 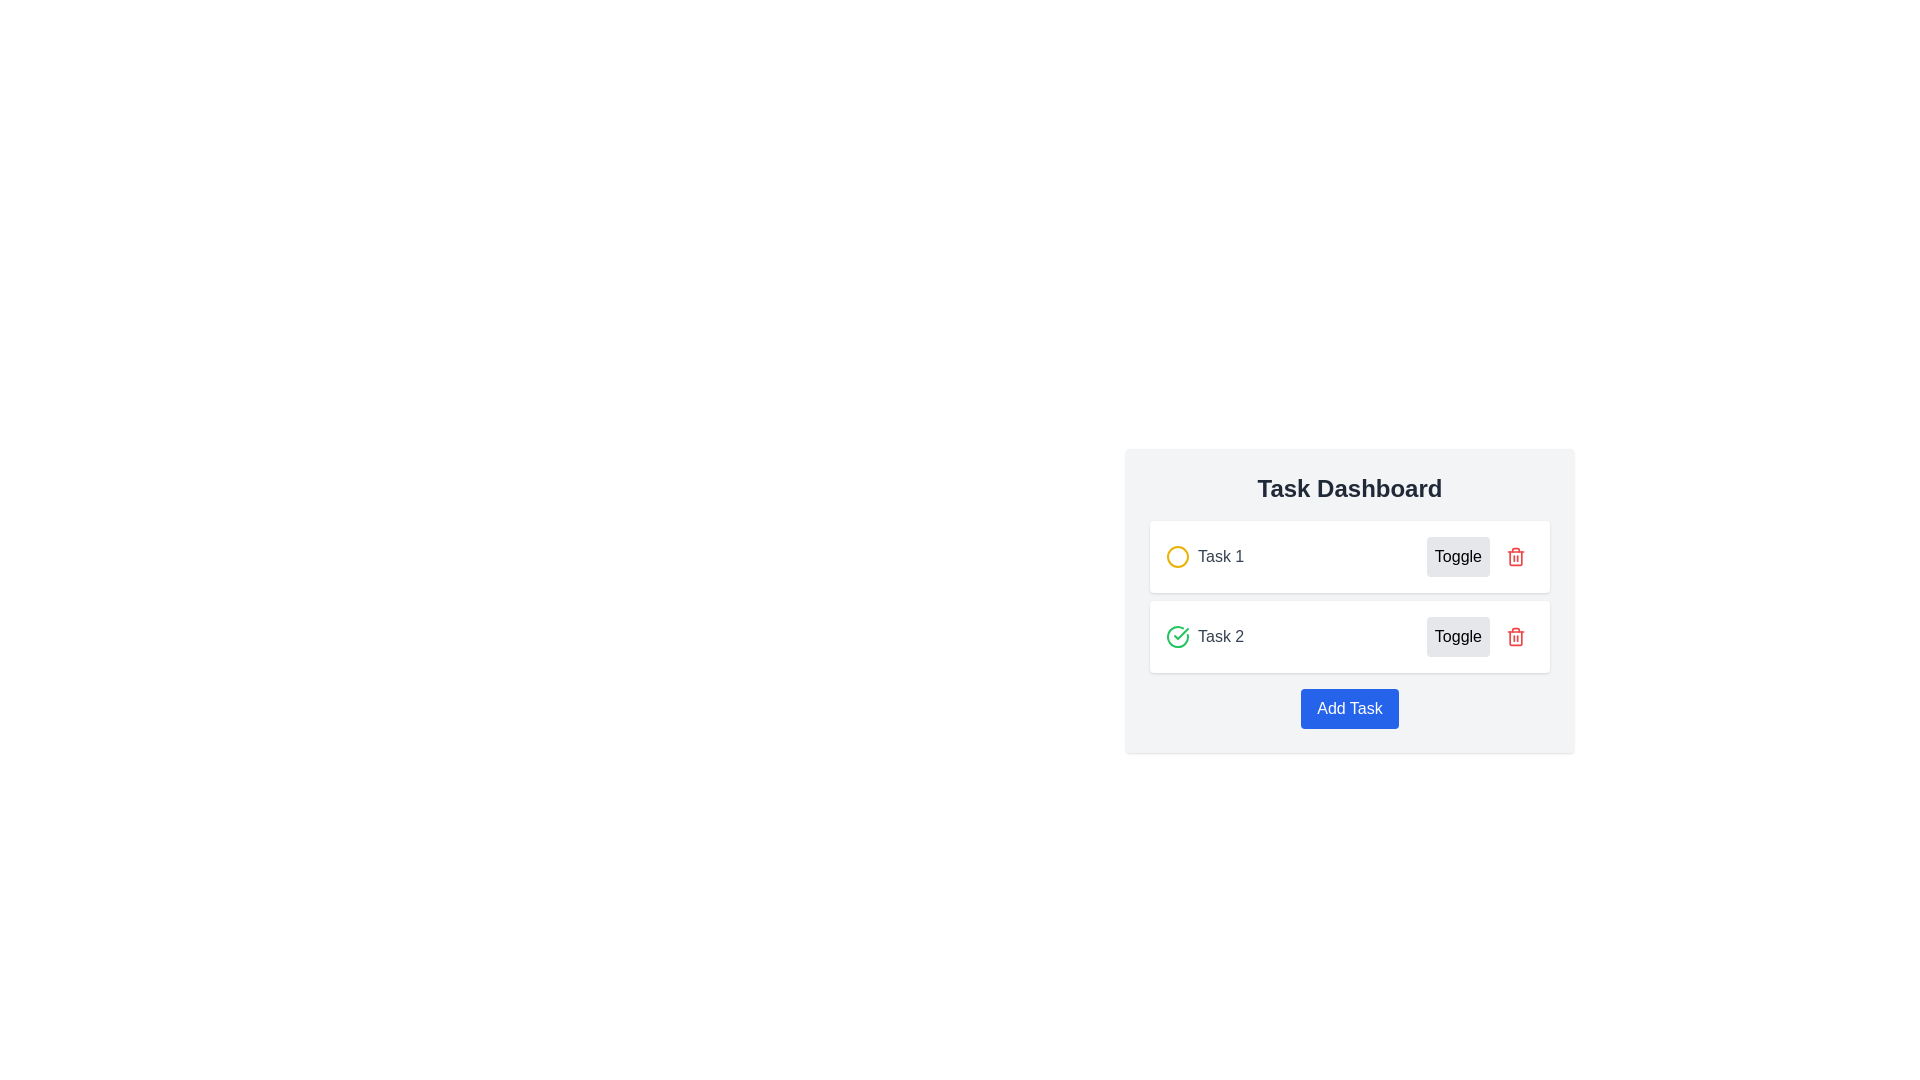 I want to click on the status of the Status Icon, which is a green circular icon with a checkmark inside, indicating a completed task for 'Task 2', so click(x=1177, y=636).